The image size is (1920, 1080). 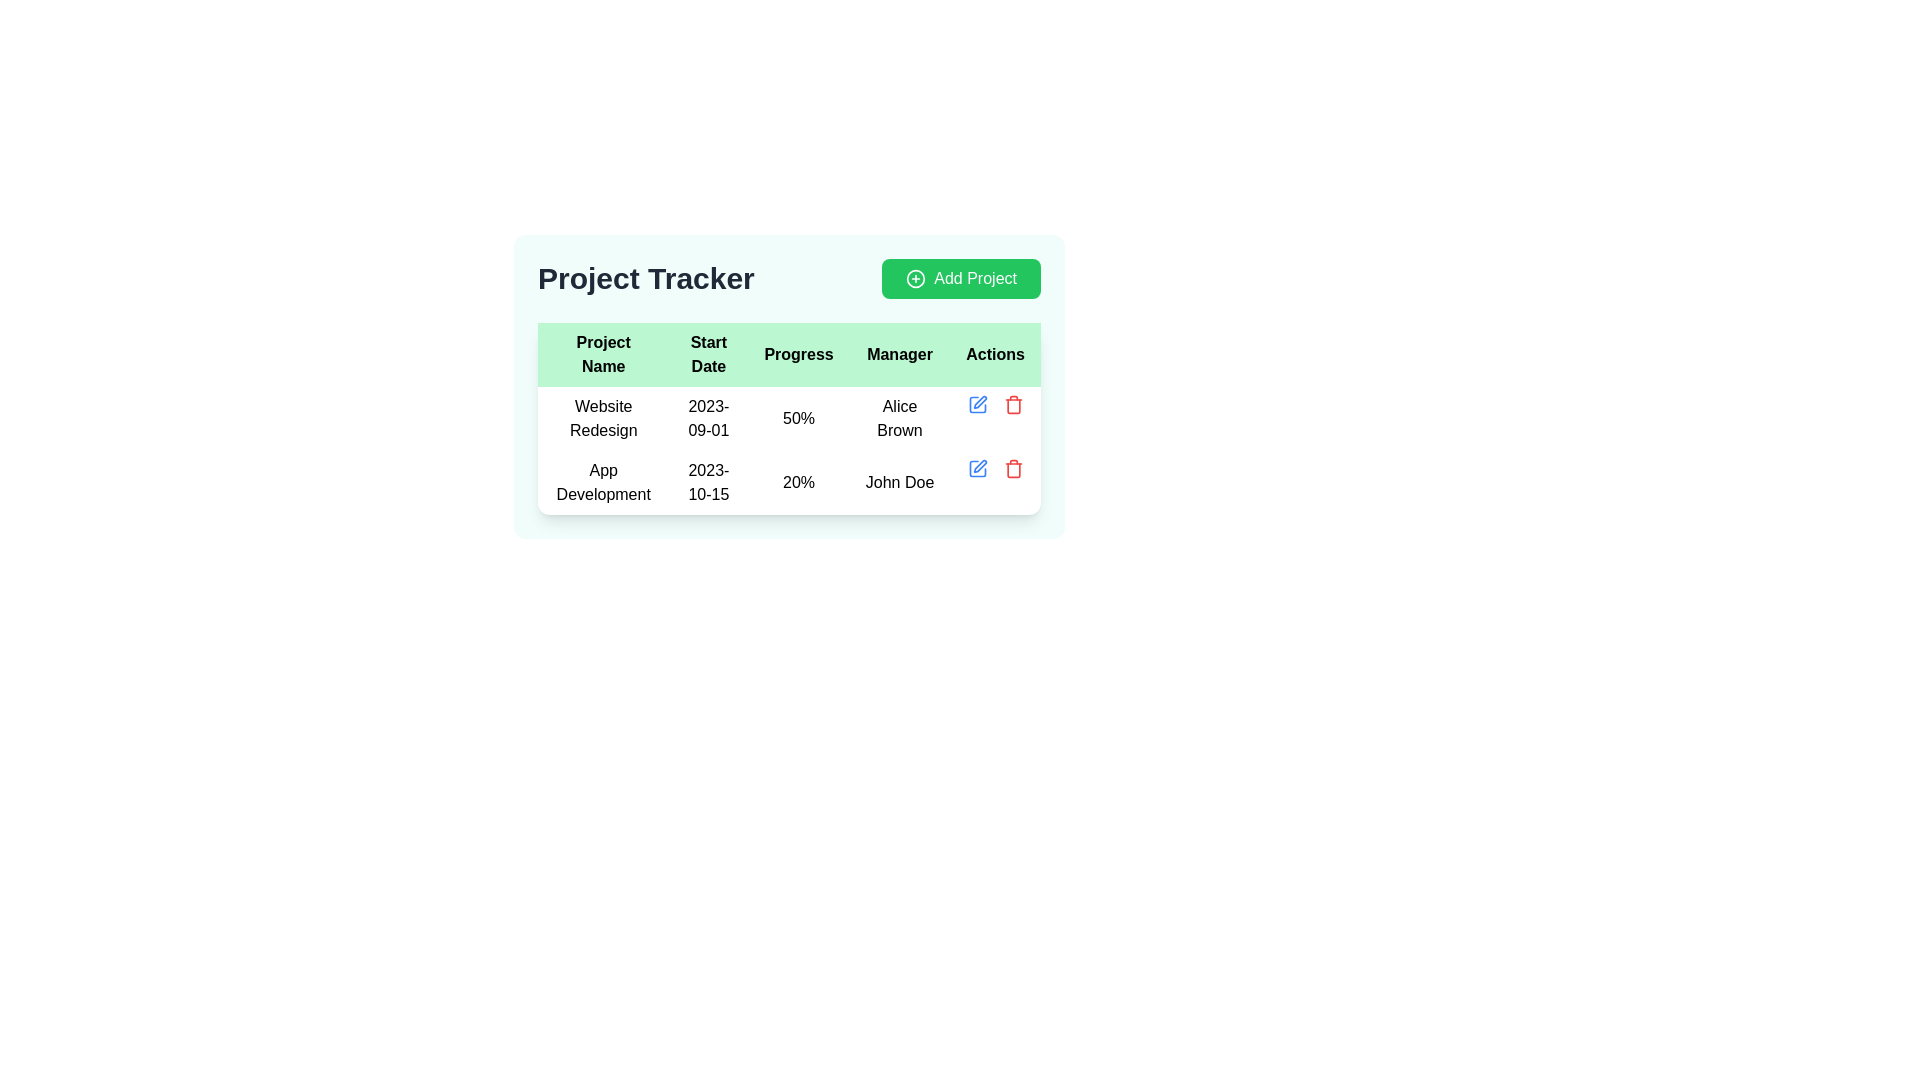 What do you see at coordinates (1013, 469) in the screenshot?
I see `the delete button located in the last column under 'Actions' in the second row of the table, adjacent to the text 'App Development', to initiate the delete action` at bounding box center [1013, 469].